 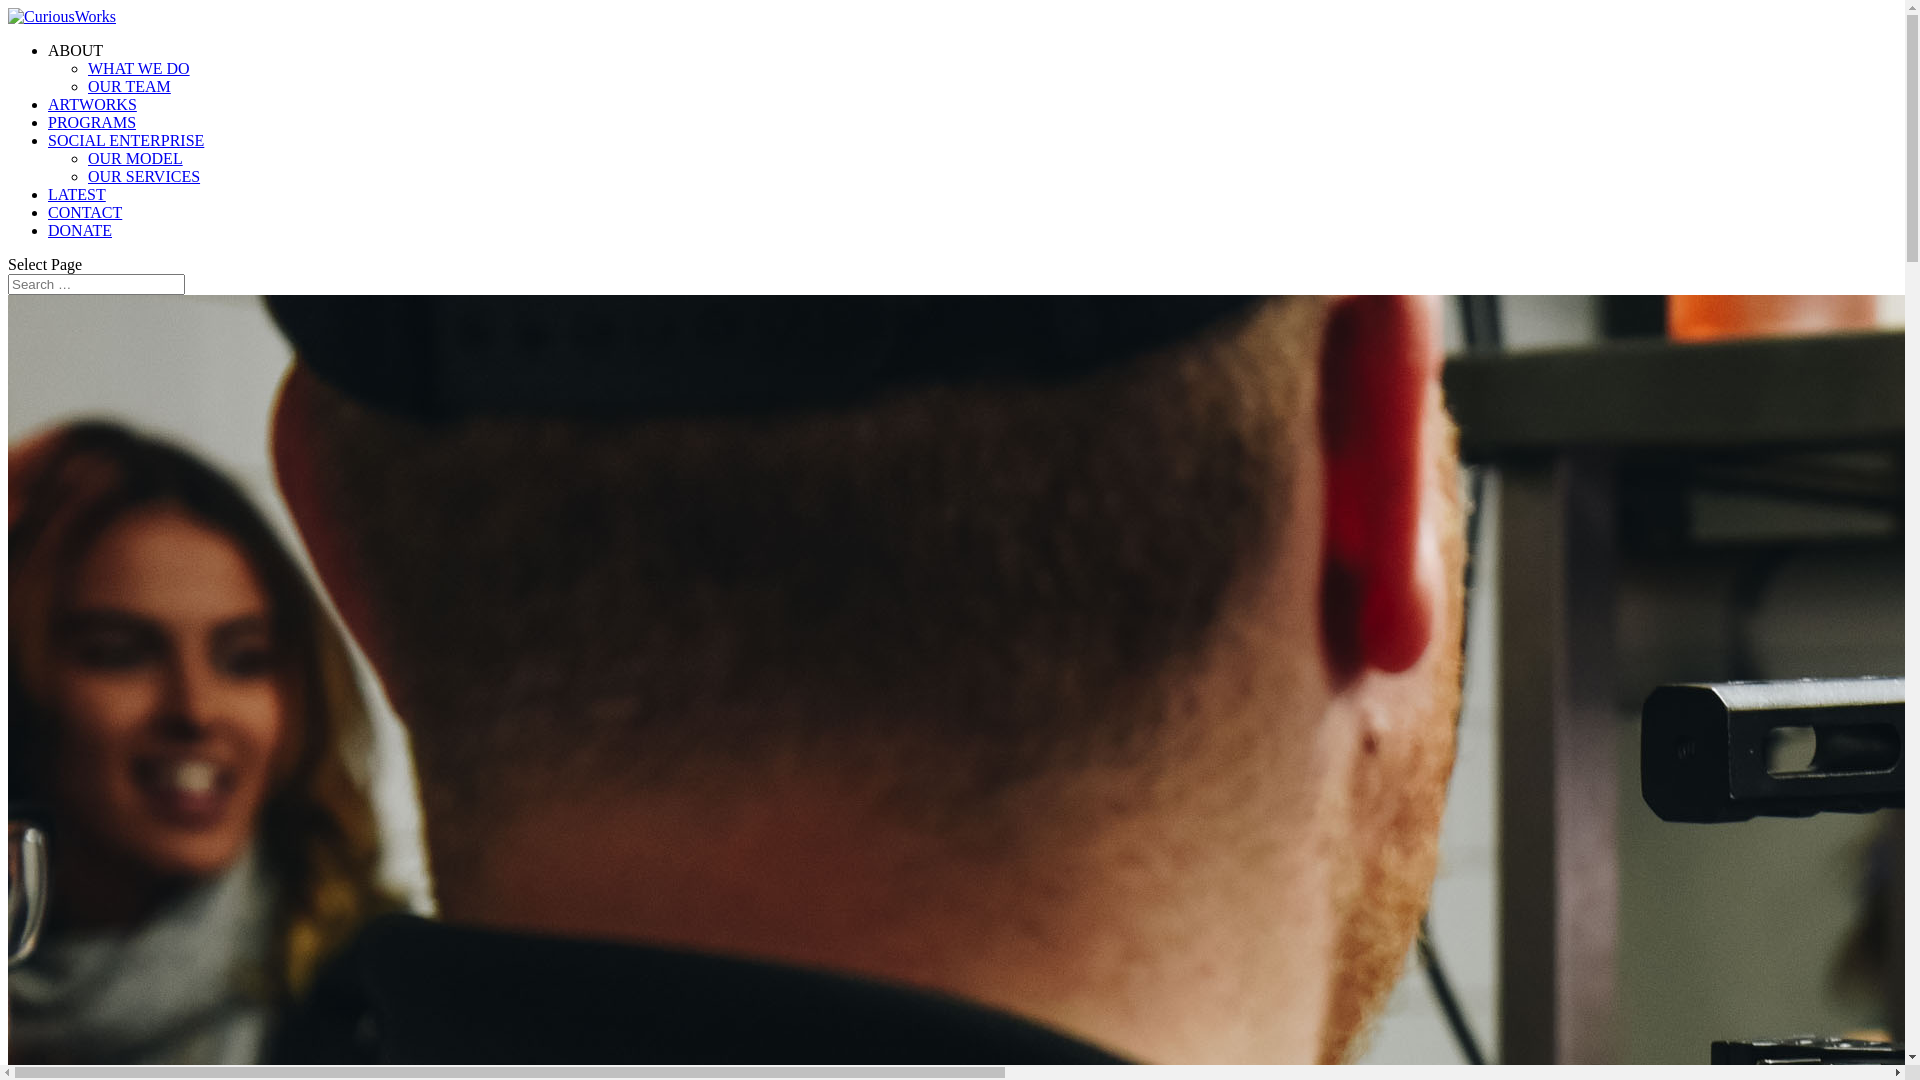 What do you see at coordinates (86, 157) in the screenshot?
I see `'OUR MODEL'` at bounding box center [86, 157].